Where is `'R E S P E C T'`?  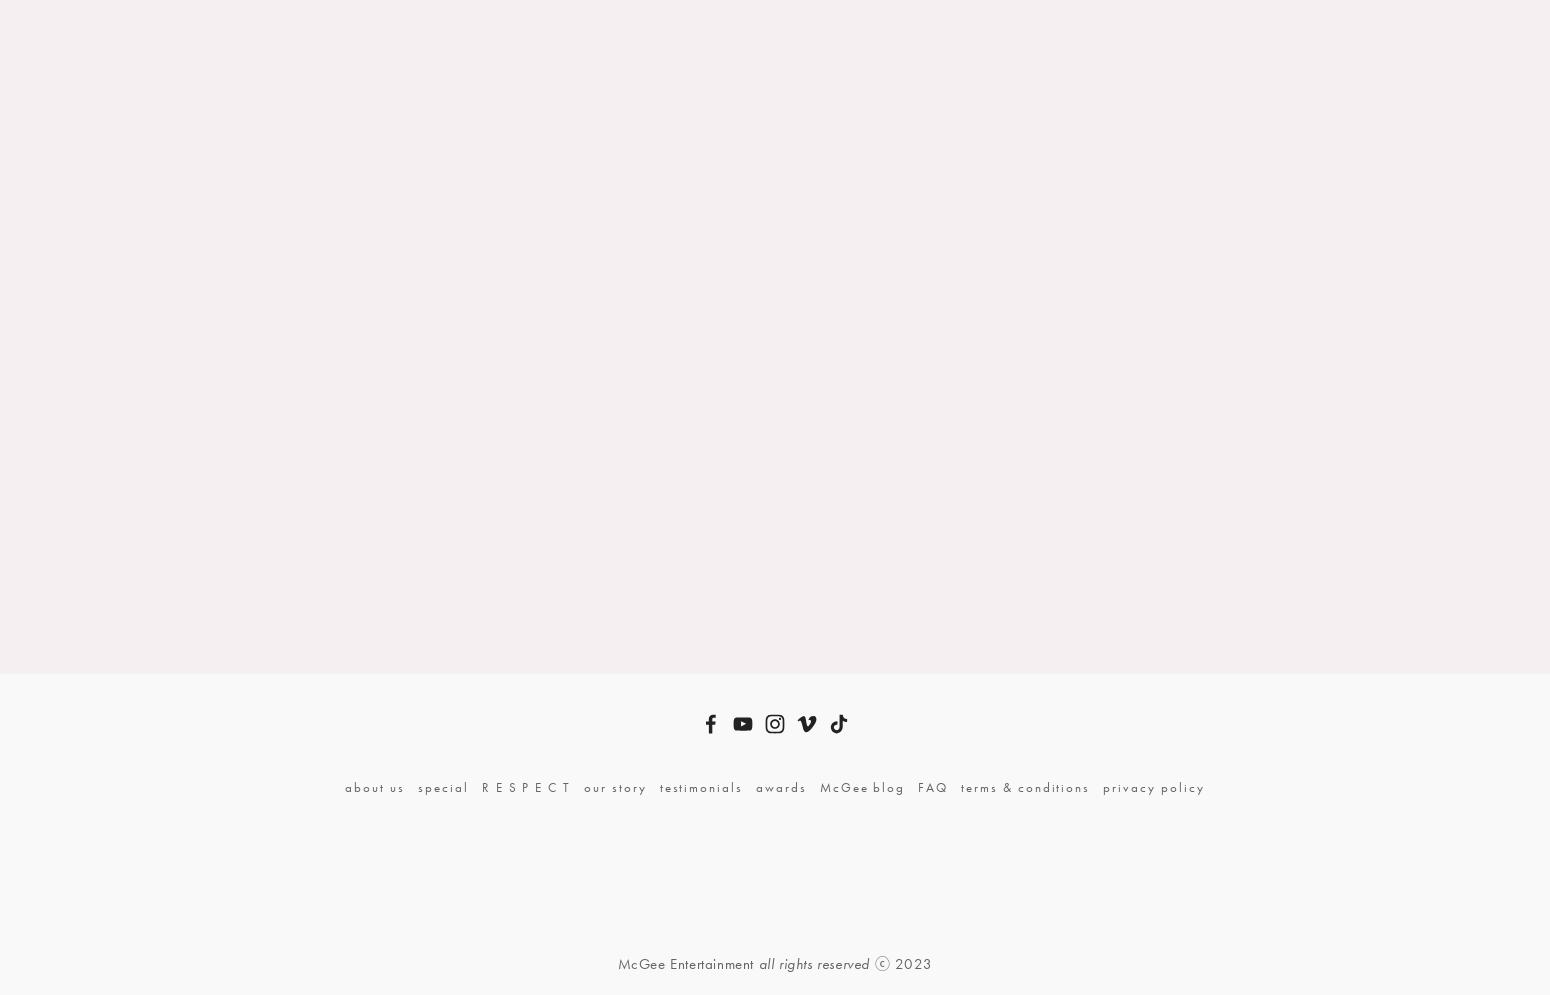
'R E S P E C T' is located at coordinates (479, 786).